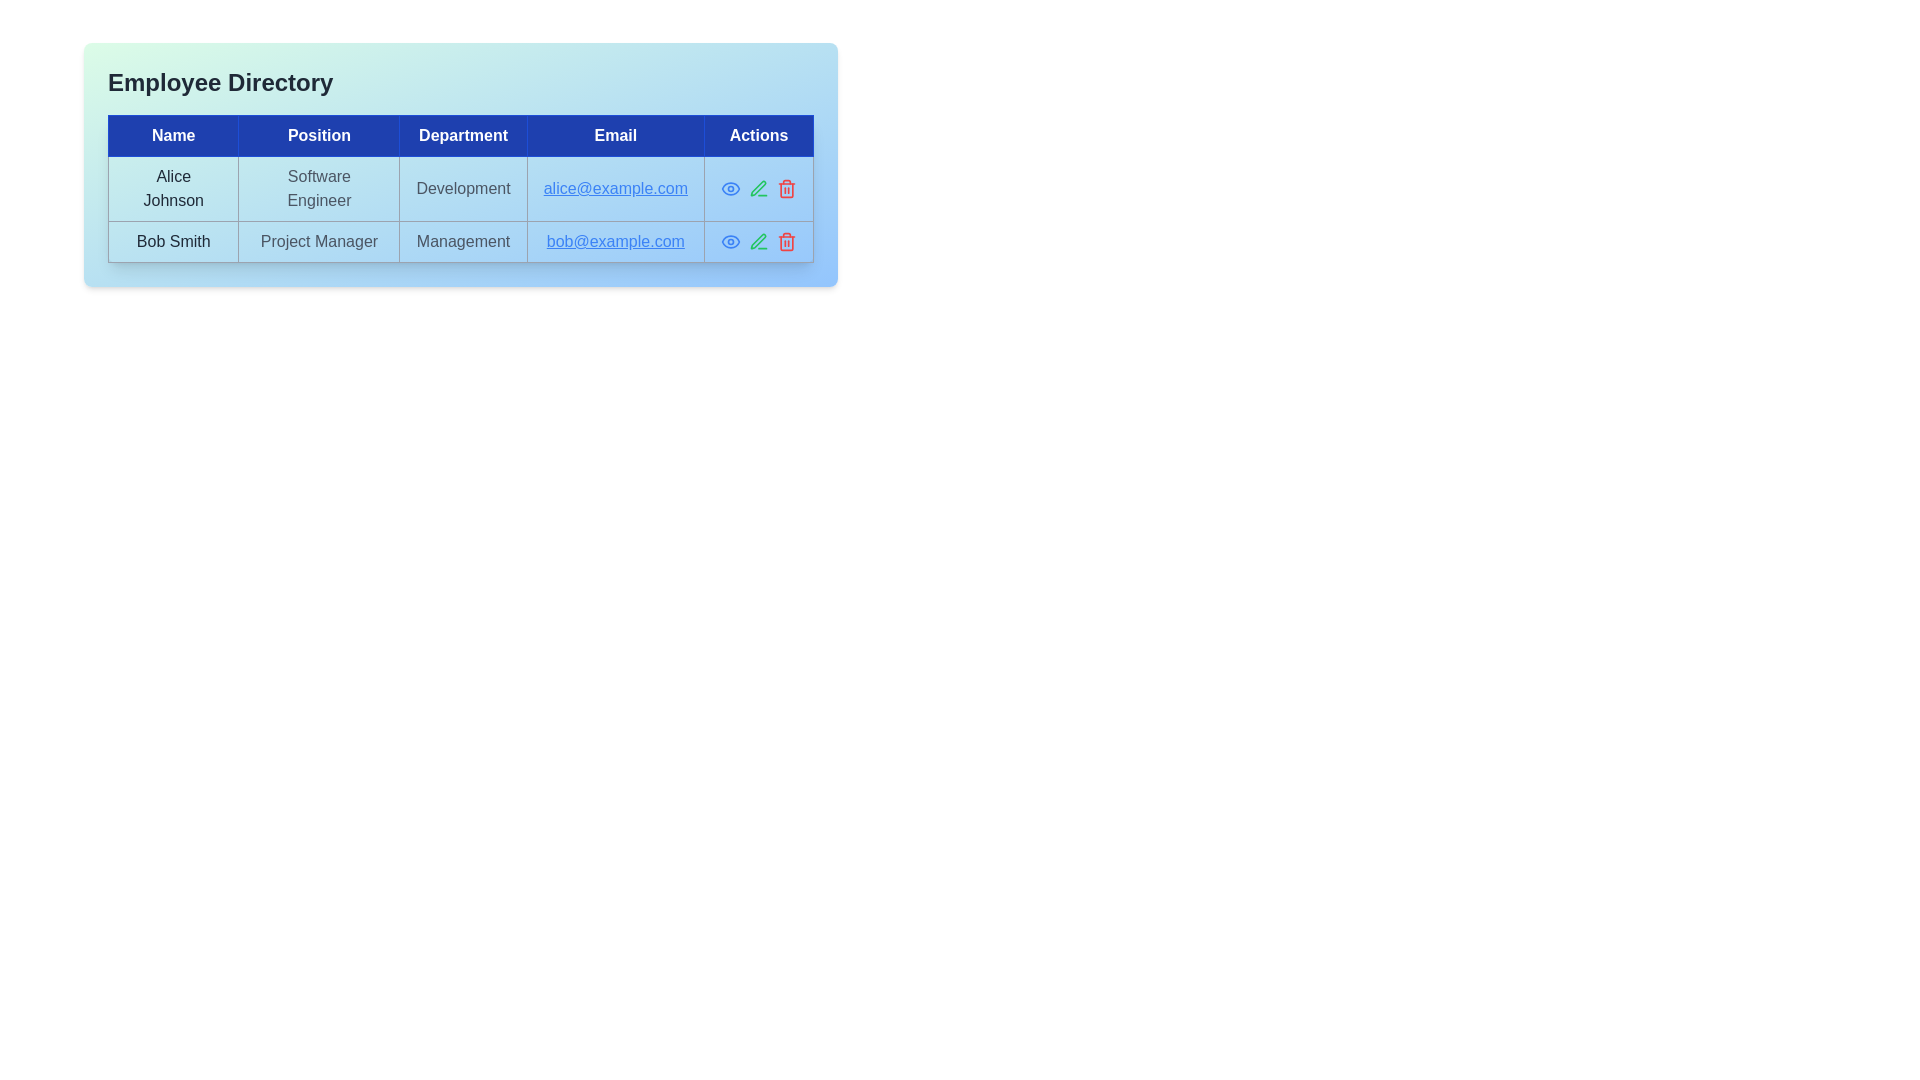  What do you see at coordinates (173, 135) in the screenshot?
I see `the static text element with a blue background and white text that reads 'Name', which serves as the first header in the data table` at bounding box center [173, 135].